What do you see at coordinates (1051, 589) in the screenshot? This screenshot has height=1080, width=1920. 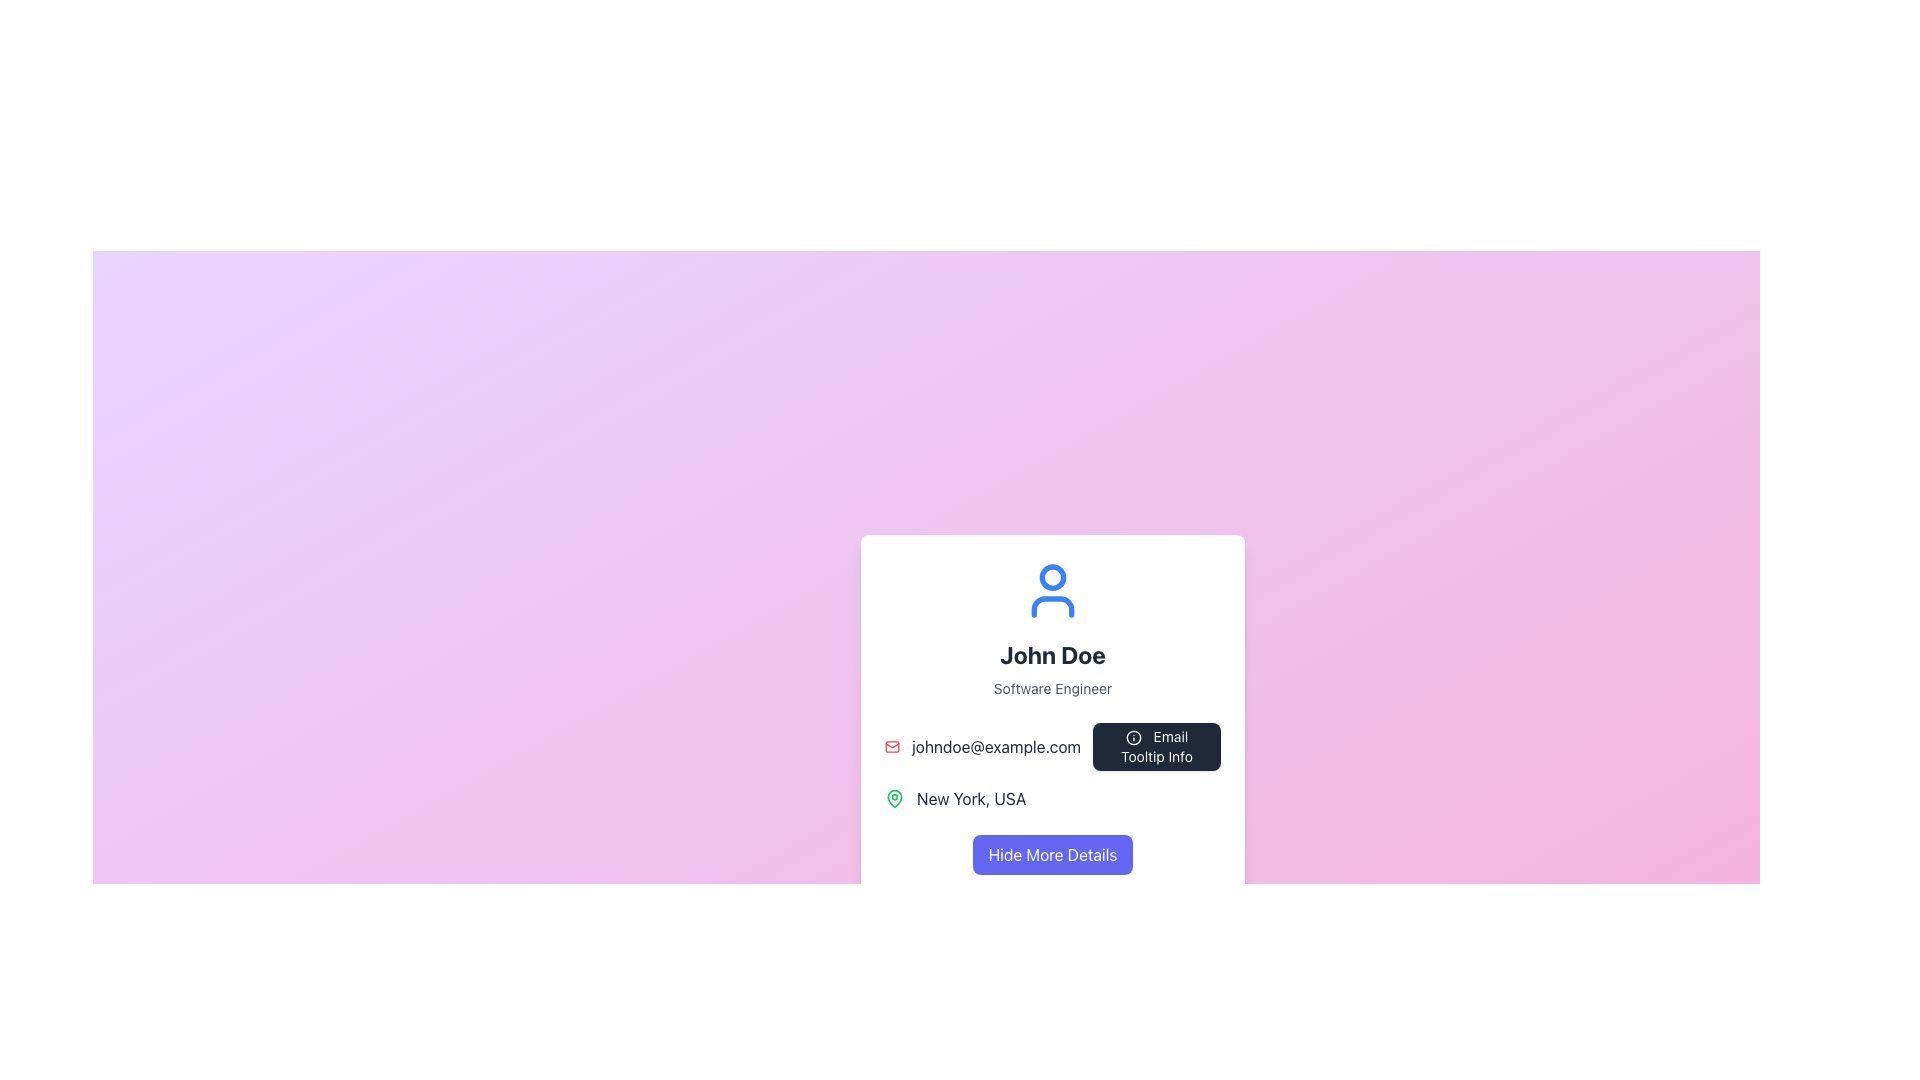 I see `the user profile icon located at the top of the card layout, centered above the name 'John Doe' and the text 'Software Engineer'` at bounding box center [1051, 589].